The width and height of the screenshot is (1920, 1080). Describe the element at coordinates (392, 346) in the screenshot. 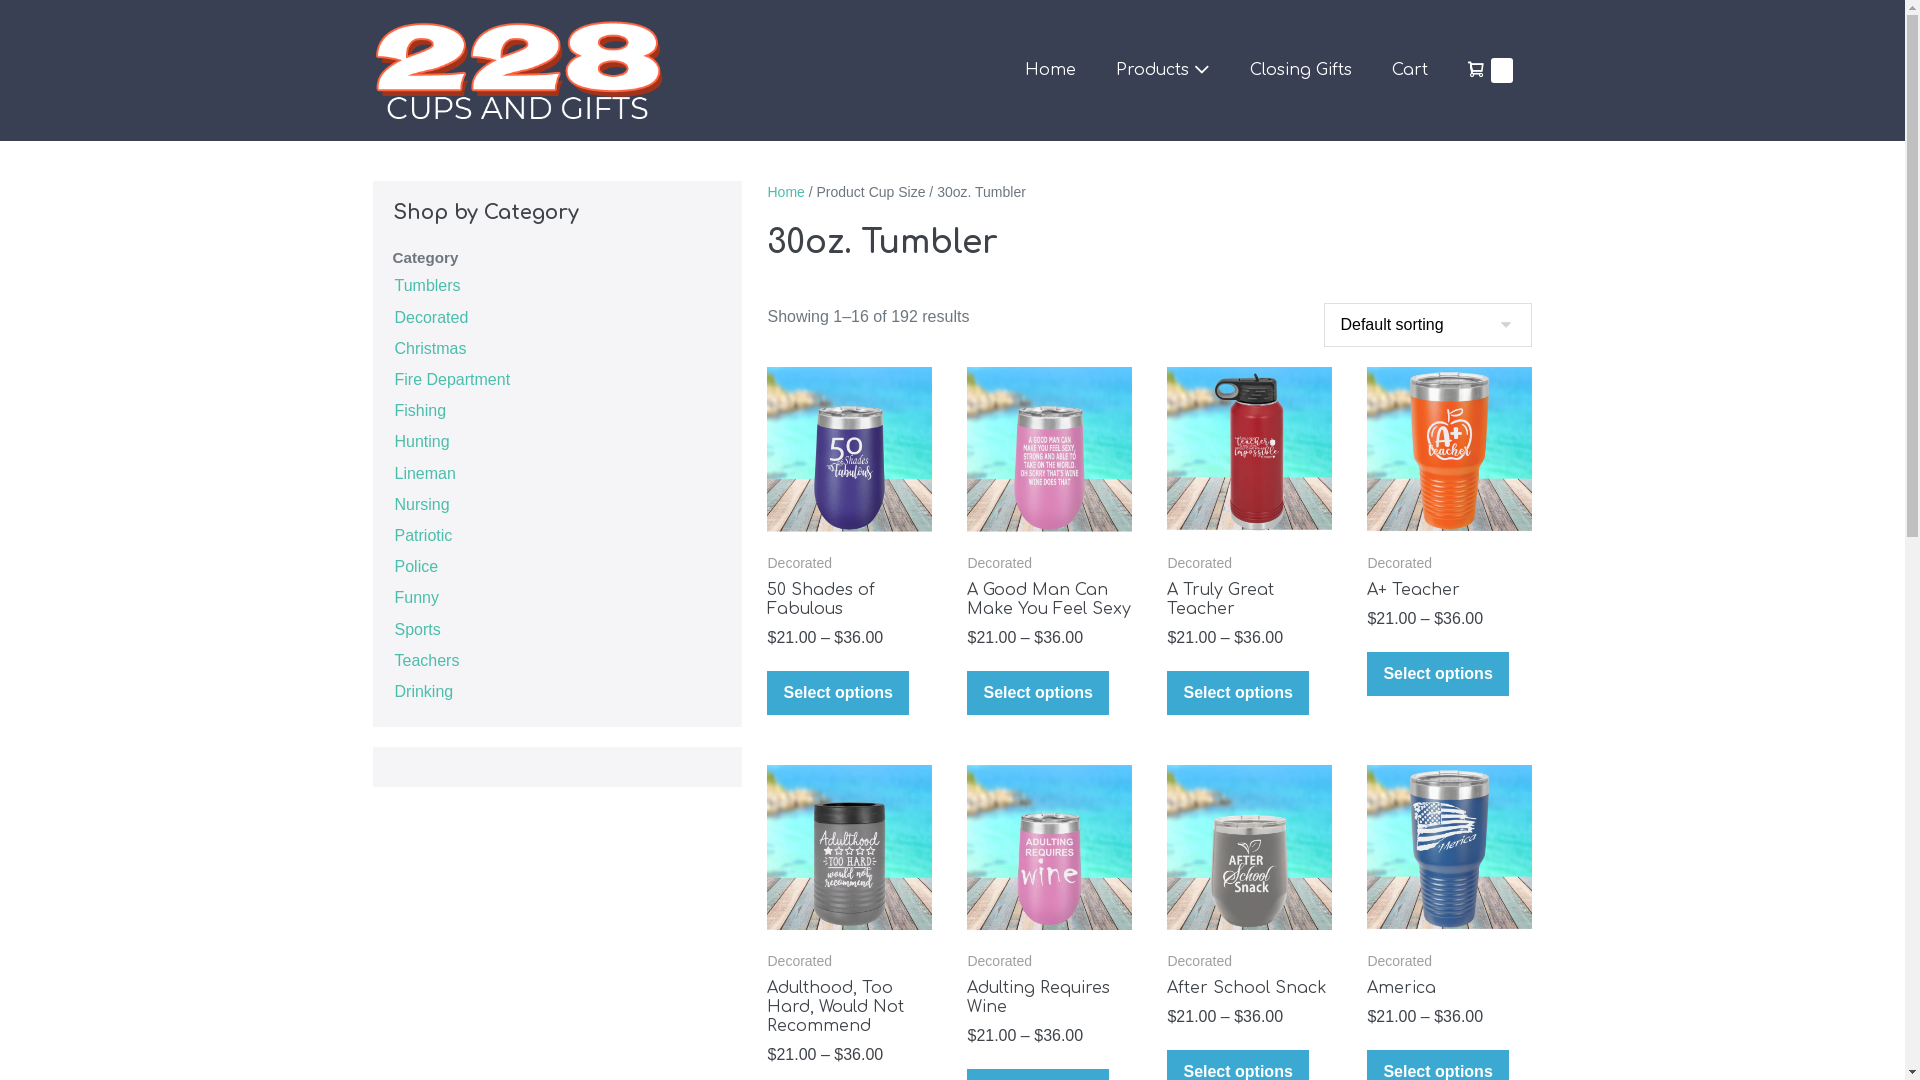

I see `'Christmas'` at that location.